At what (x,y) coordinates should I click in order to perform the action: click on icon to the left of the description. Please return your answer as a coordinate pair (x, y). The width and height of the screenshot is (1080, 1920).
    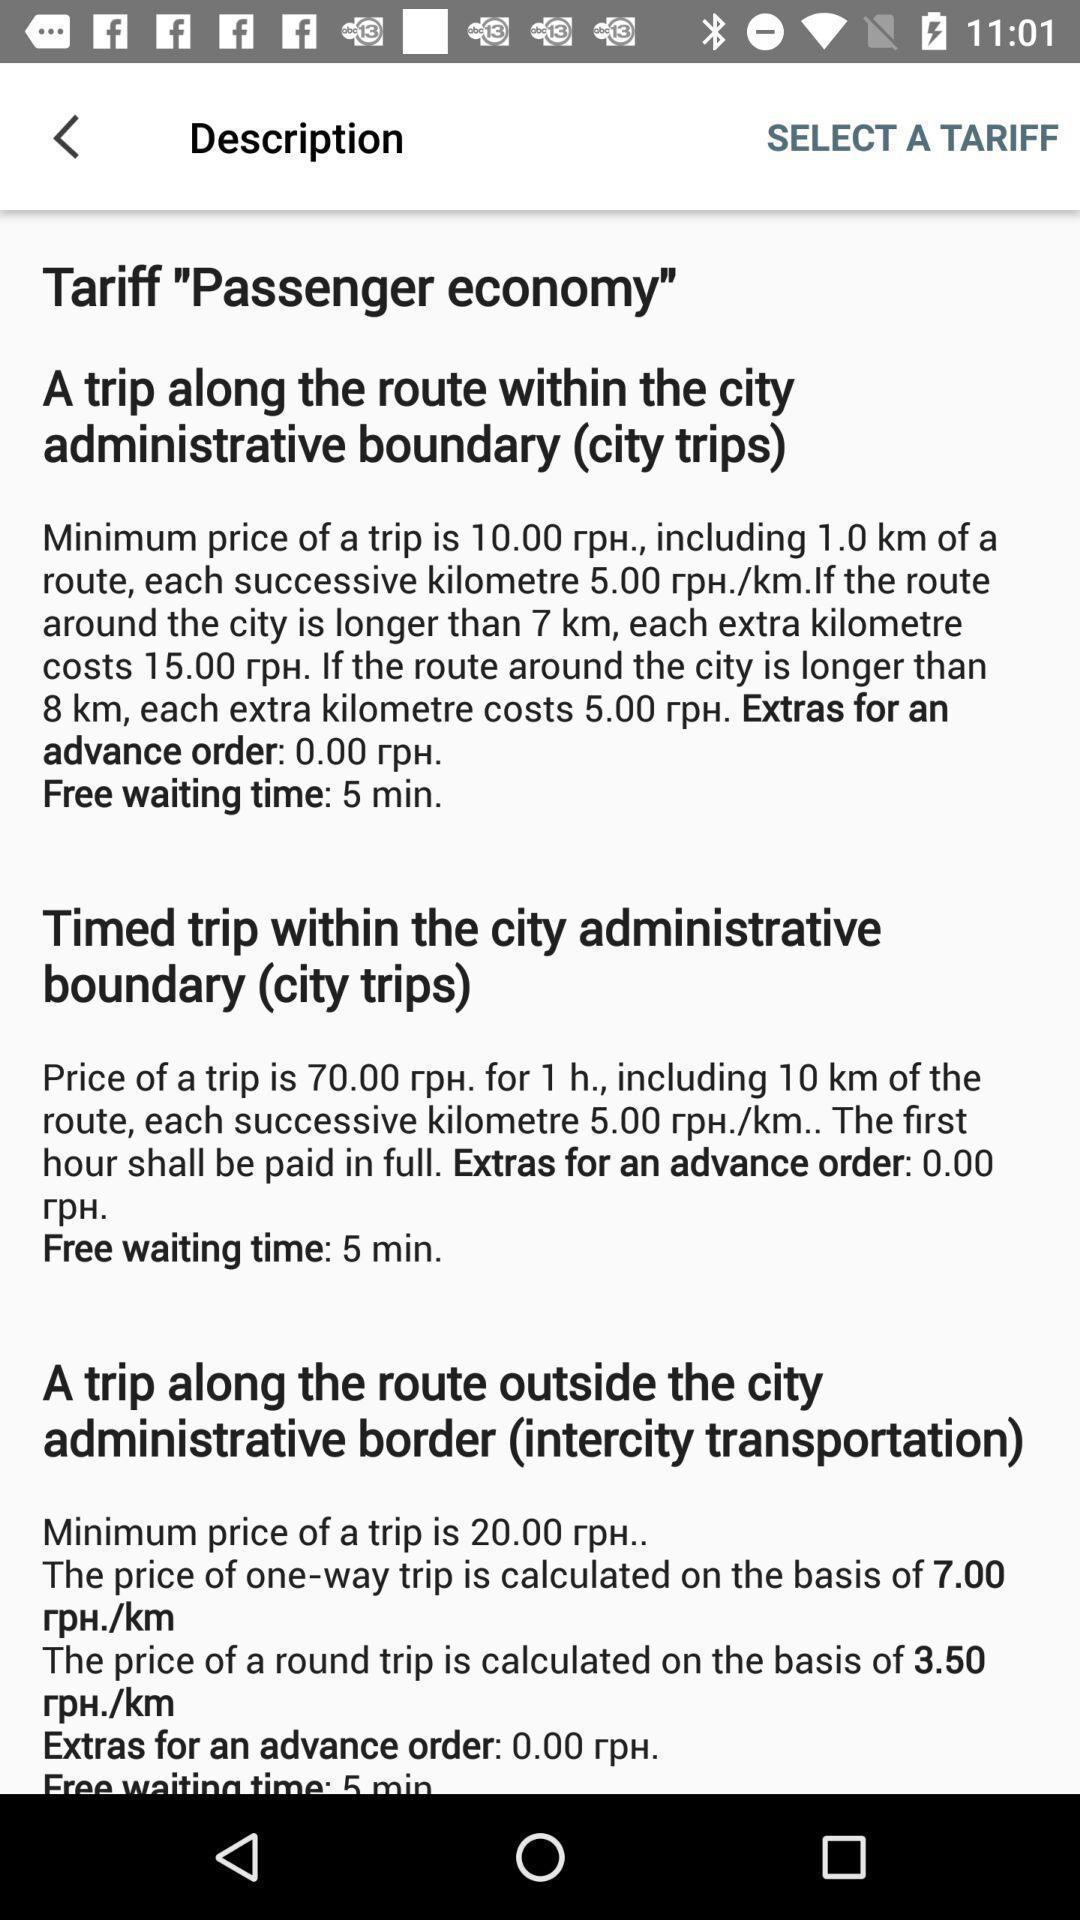
    Looking at the image, I should click on (72, 135).